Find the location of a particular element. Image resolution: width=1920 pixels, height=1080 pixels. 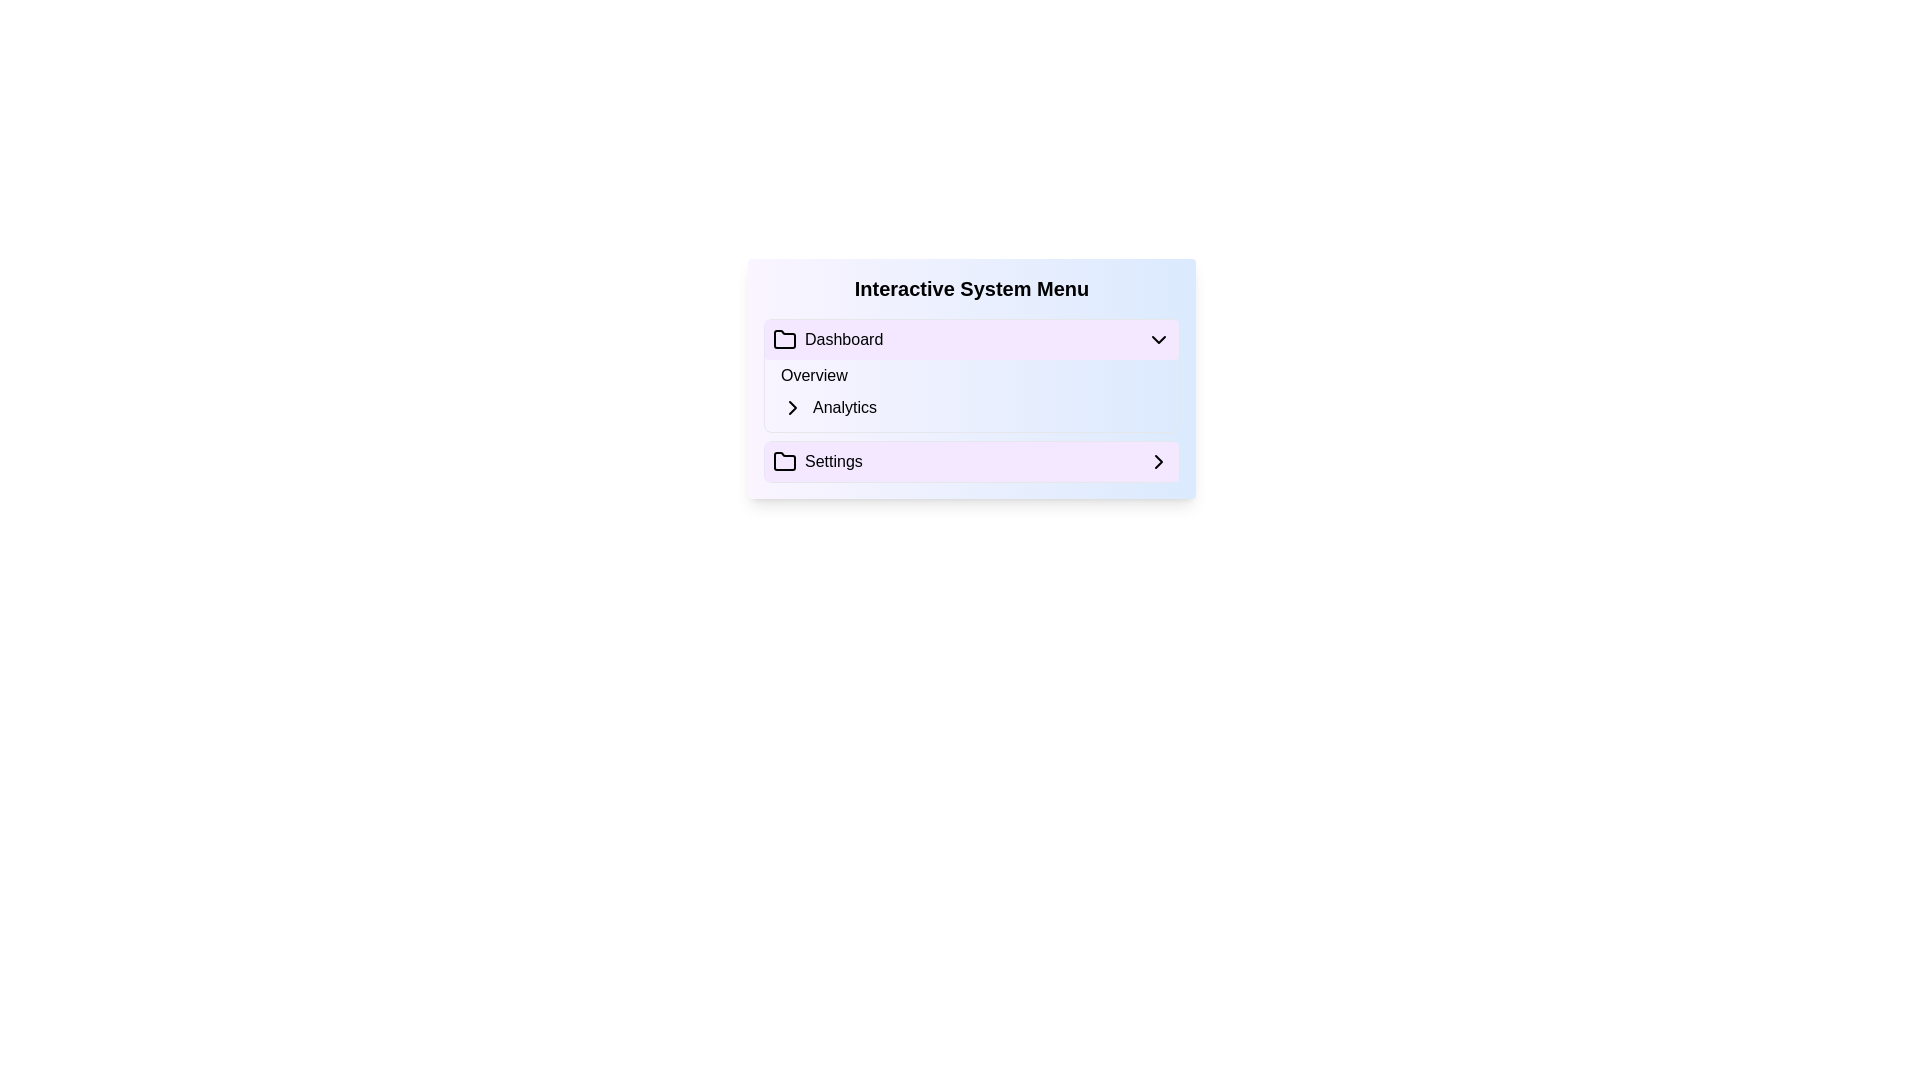

the first item in the 'Interactive System Menu' navigation bar is located at coordinates (971, 338).